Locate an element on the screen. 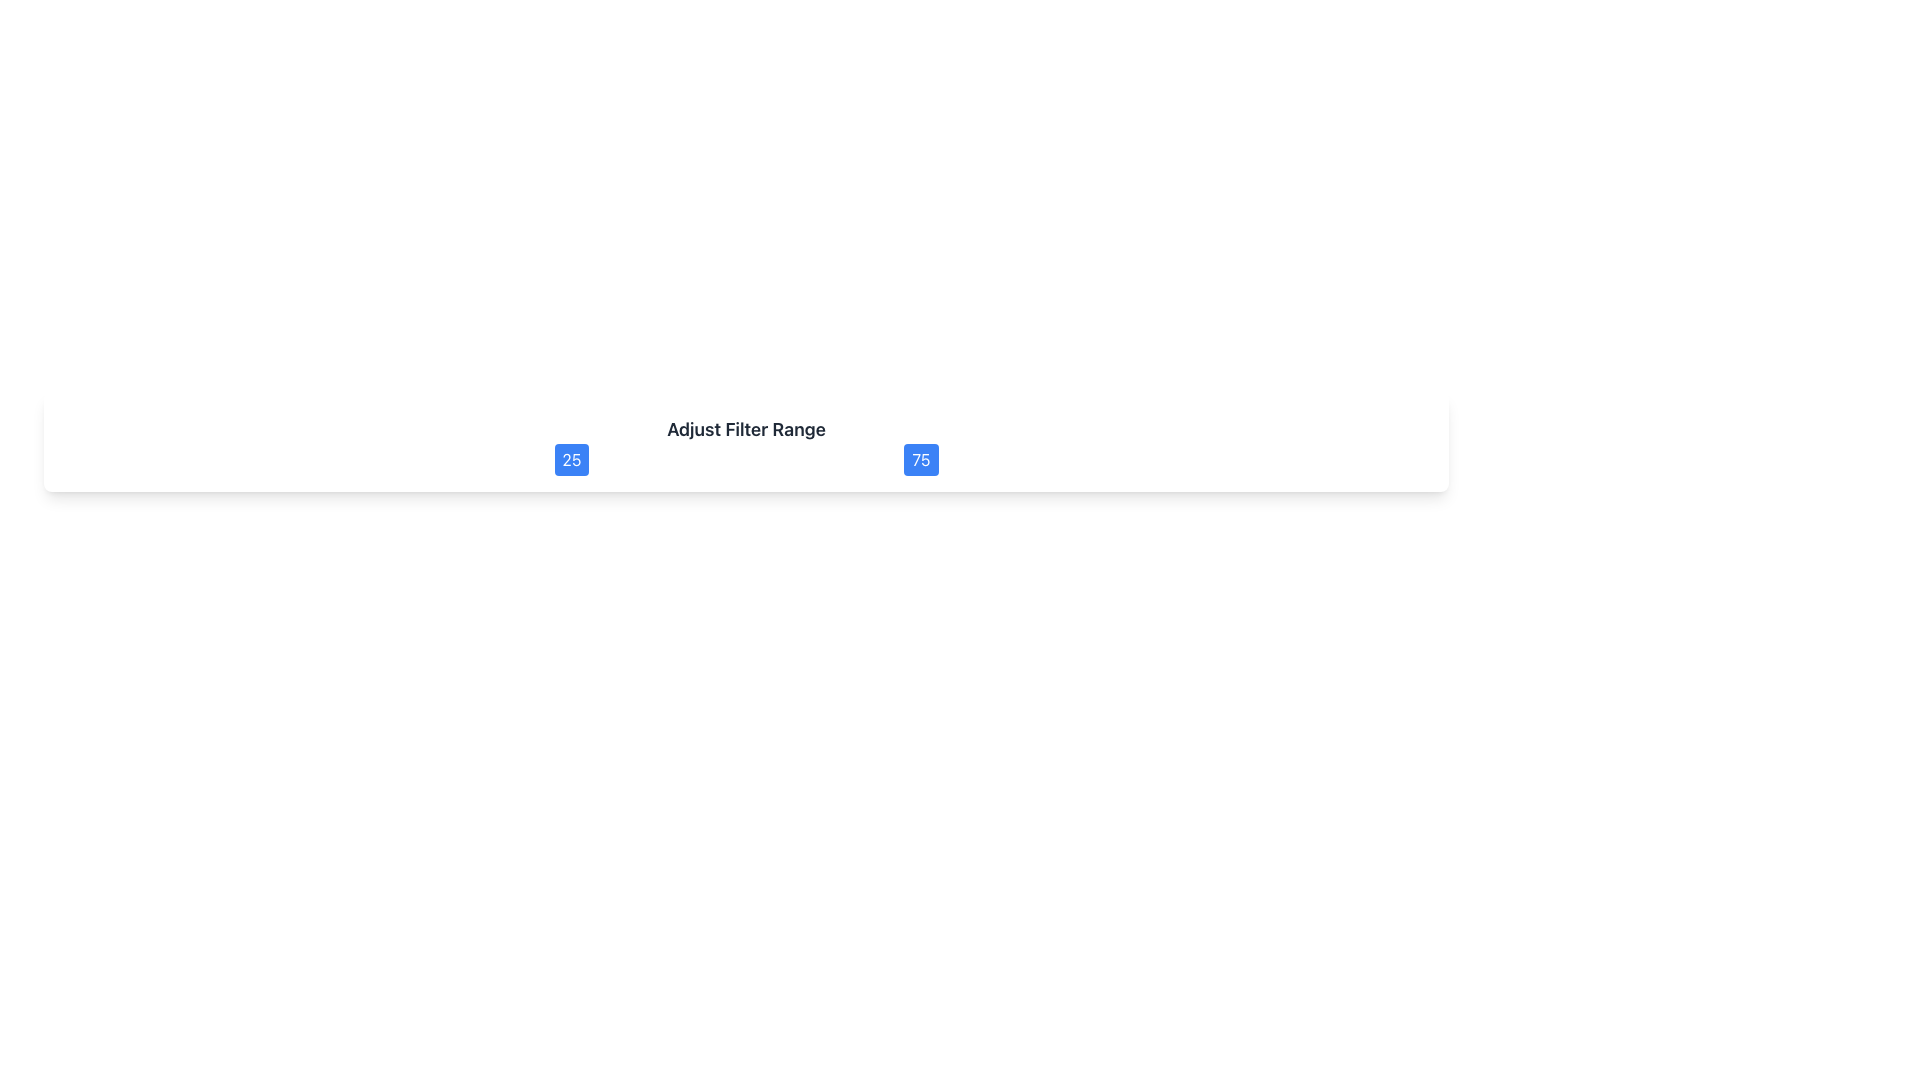 The height and width of the screenshot is (1080, 1920). the Slider Track located between the values '25' and '75' in the interface is located at coordinates (811, 470).